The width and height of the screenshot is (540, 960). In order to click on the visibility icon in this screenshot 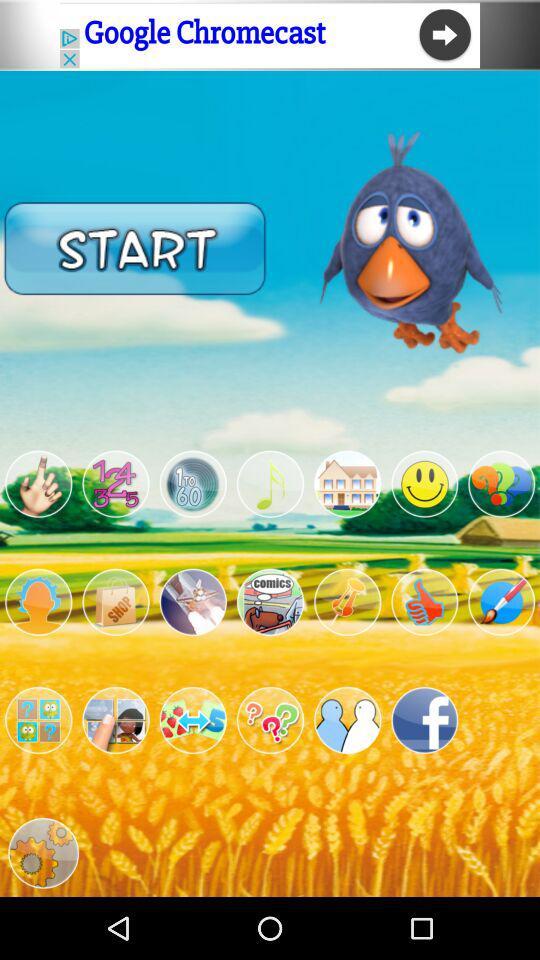, I will do `click(193, 517)`.